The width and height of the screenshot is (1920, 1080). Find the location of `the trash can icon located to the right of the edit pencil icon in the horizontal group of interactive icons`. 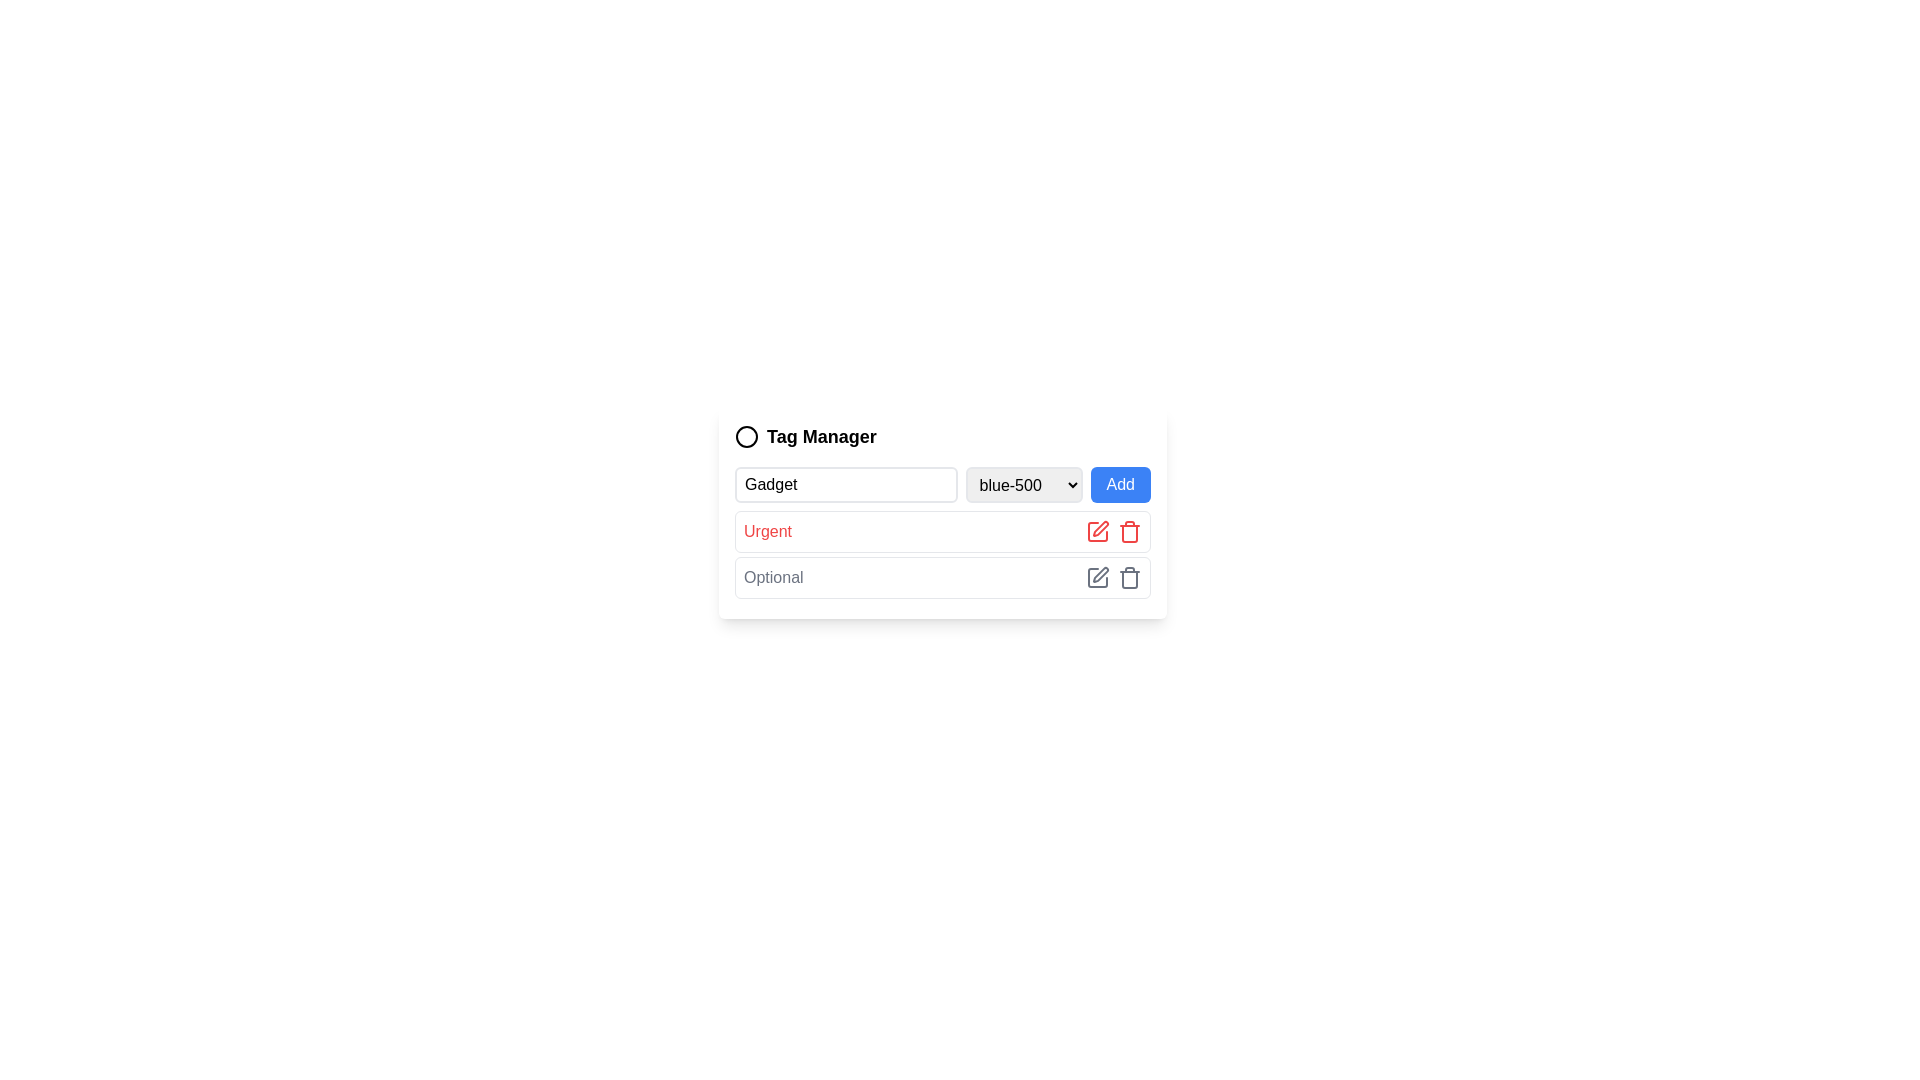

the trash can icon located to the right of the edit pencil icon in the horizontal group of interactive icons is located at coordinates (1129, 531).